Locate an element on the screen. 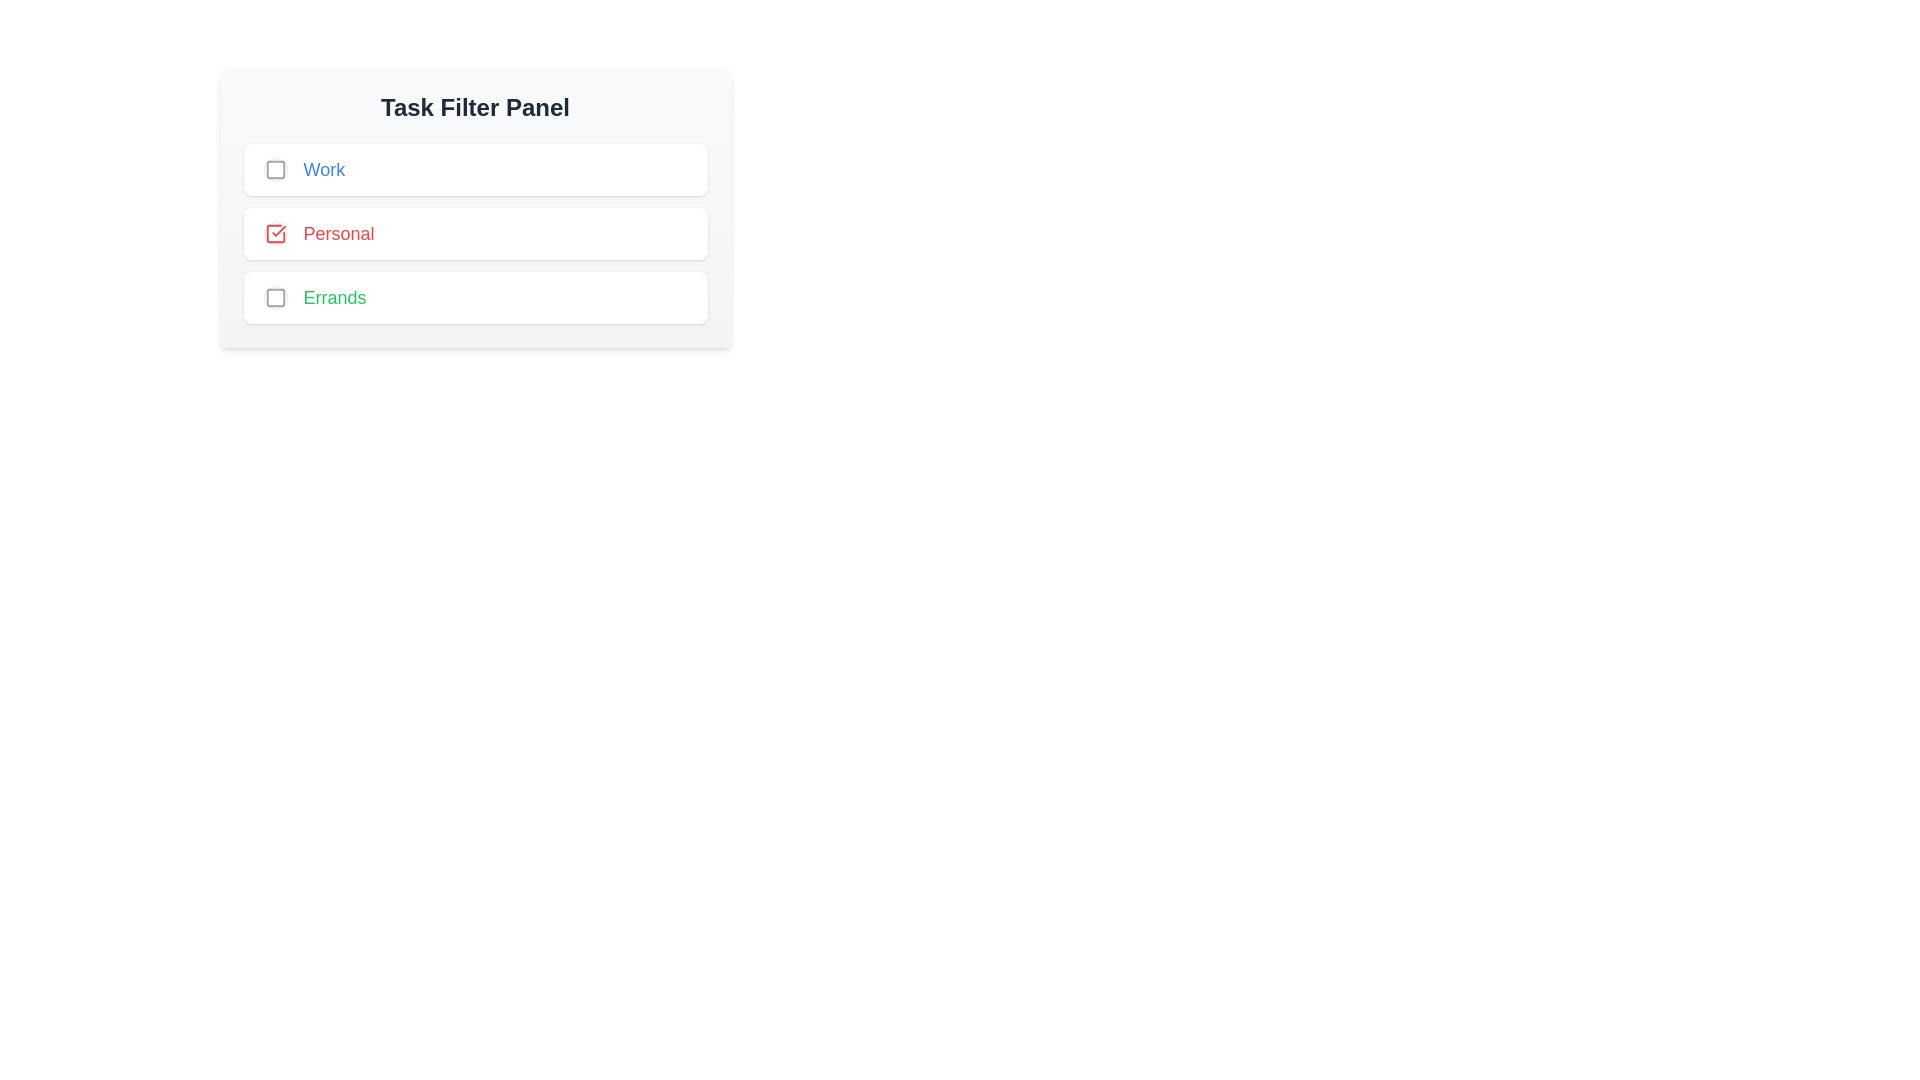 The image size is (1920, 1080). the toggle button for the 'Errands' category is located at coordinates (274, 297).